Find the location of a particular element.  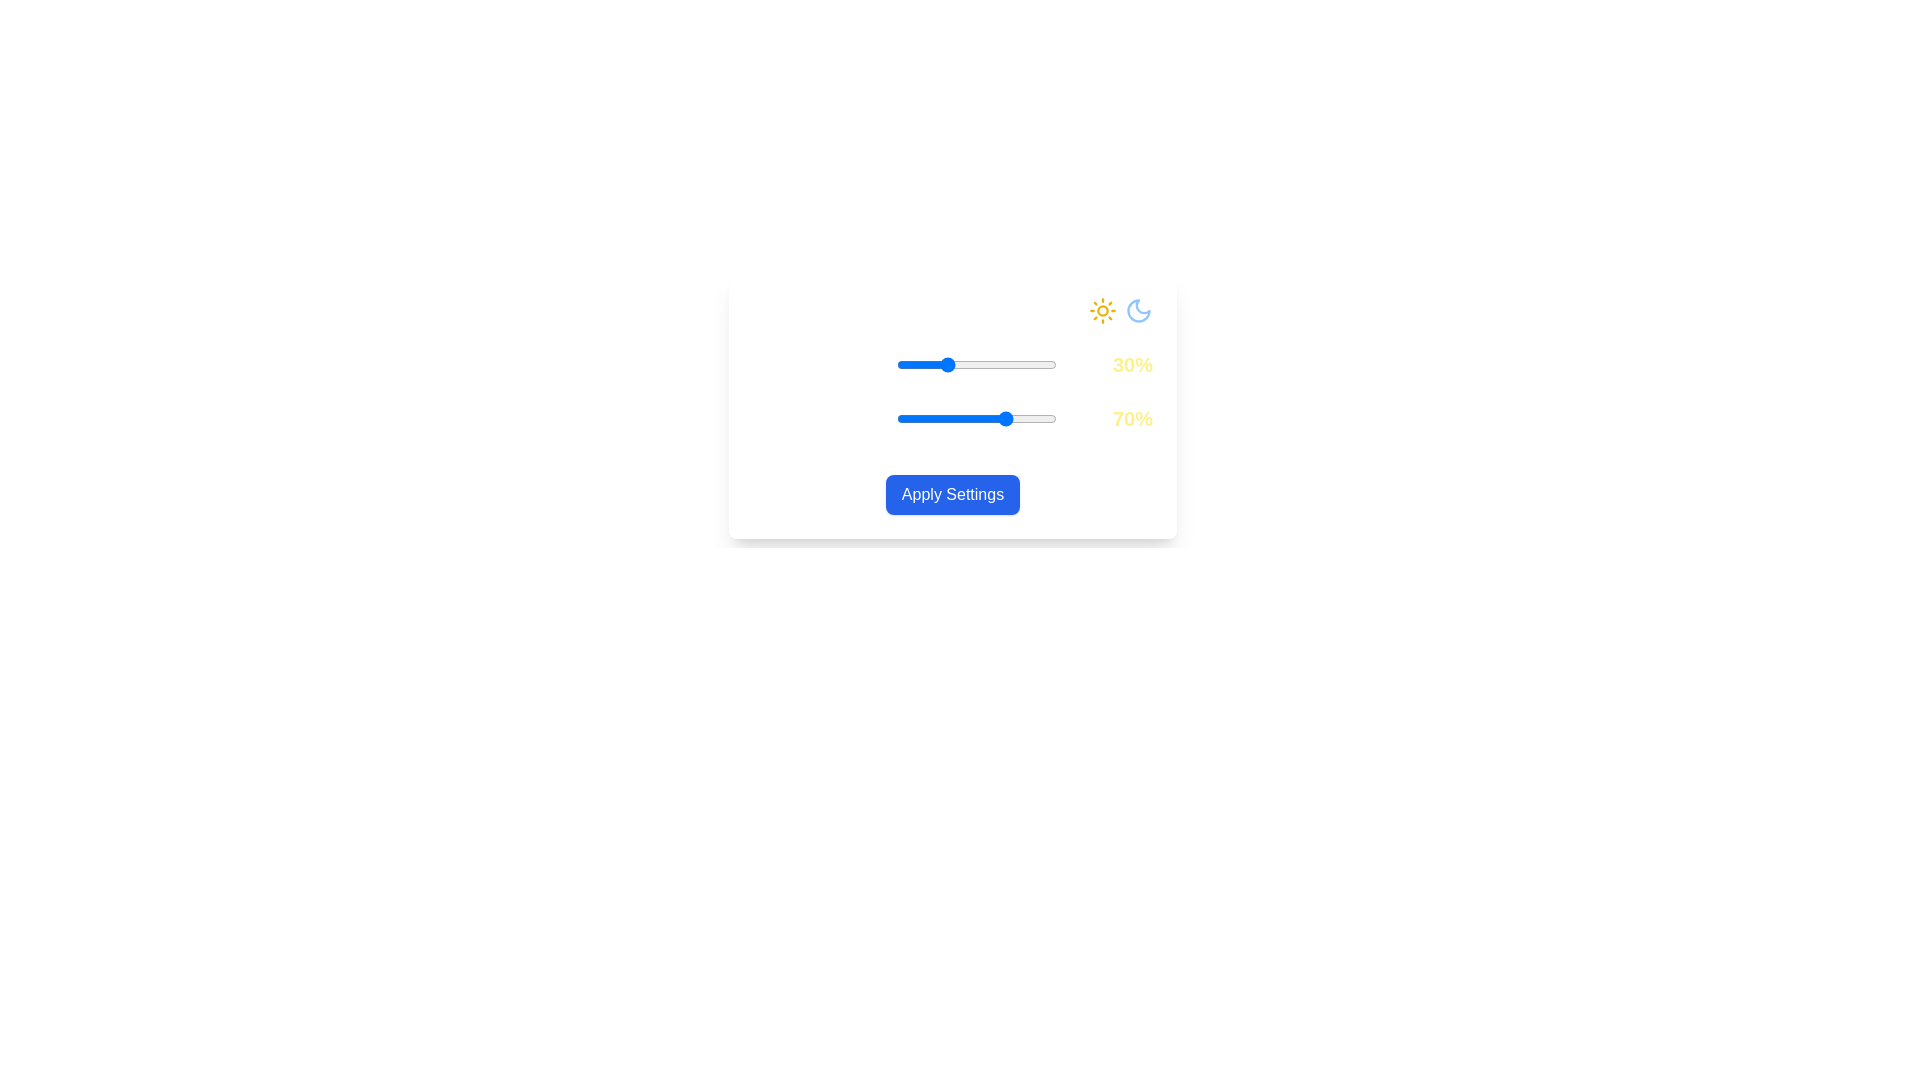

the Daylight Intensity slider to 32% is located at coordinates (947, 365).